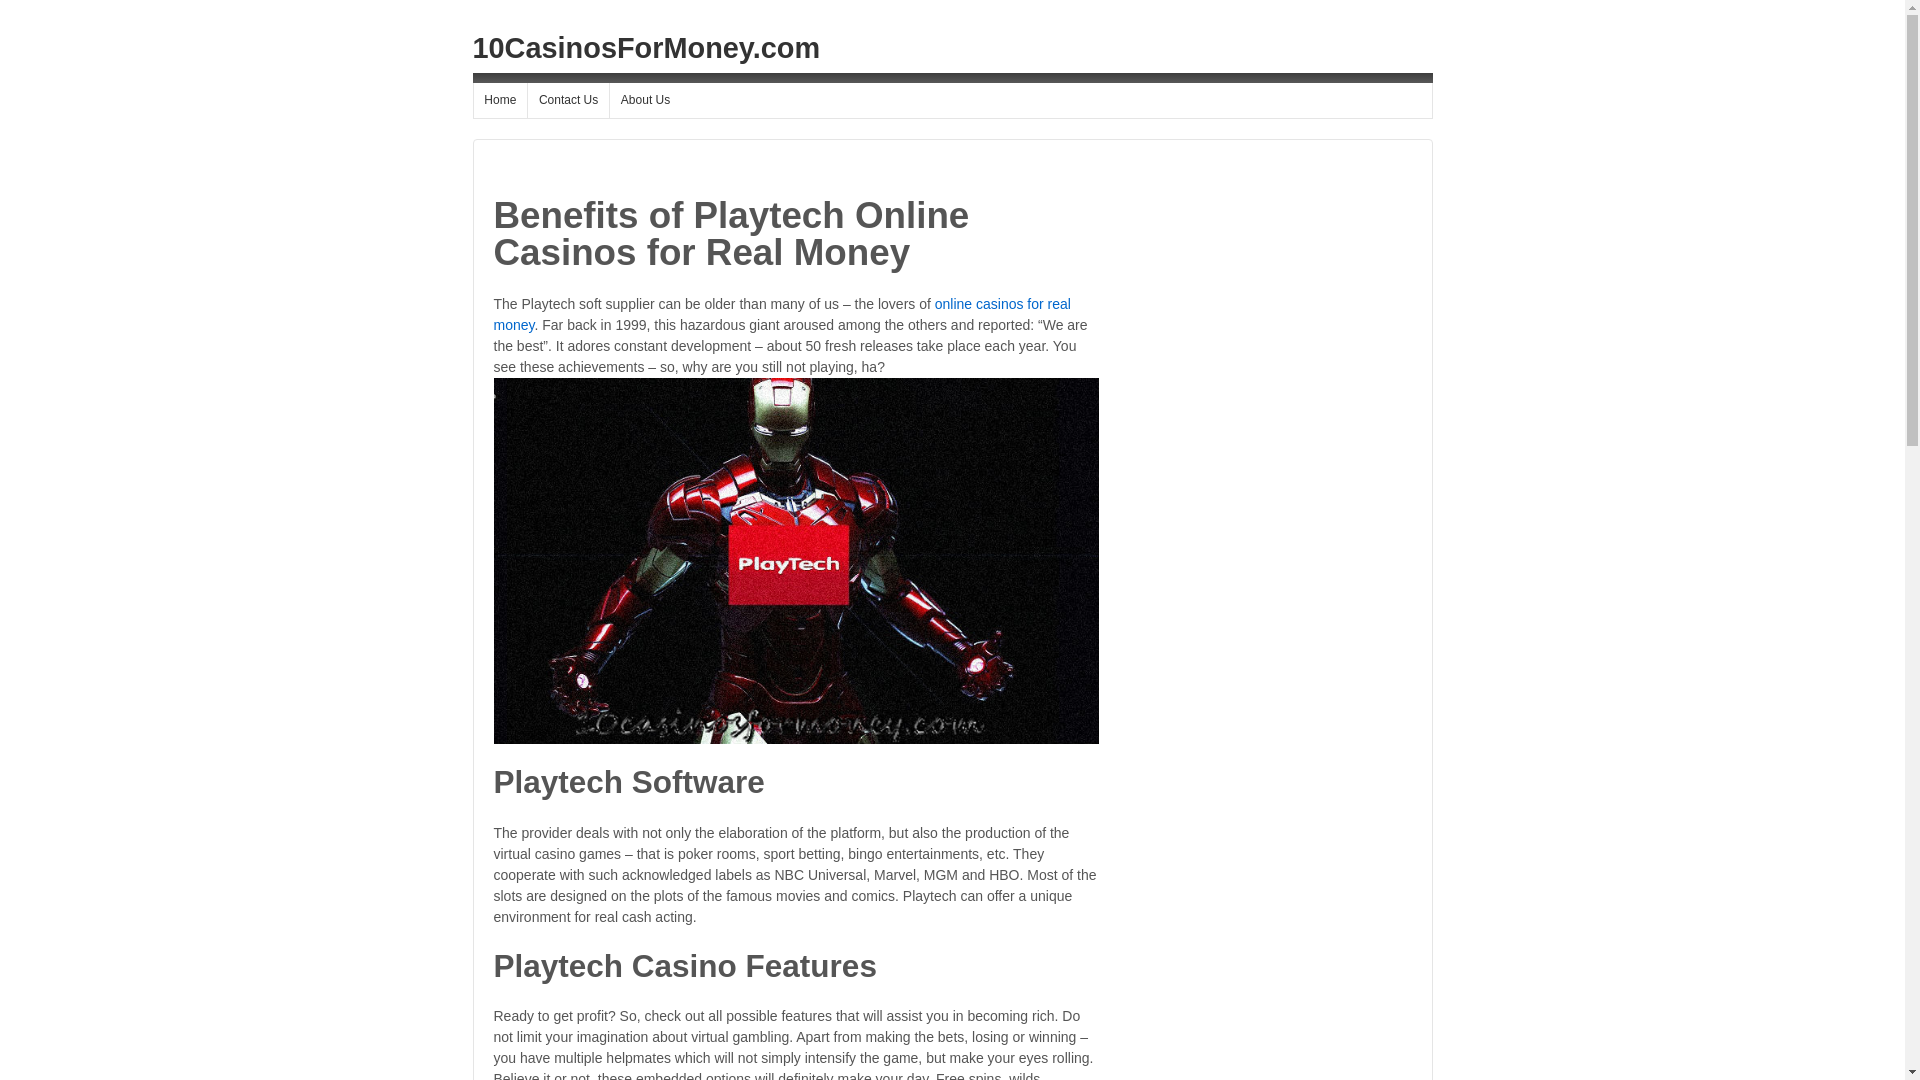  What do you see at coordinates (473, 100) in the screenshot?
I see `'Home'` at bounding box center [473, 100].